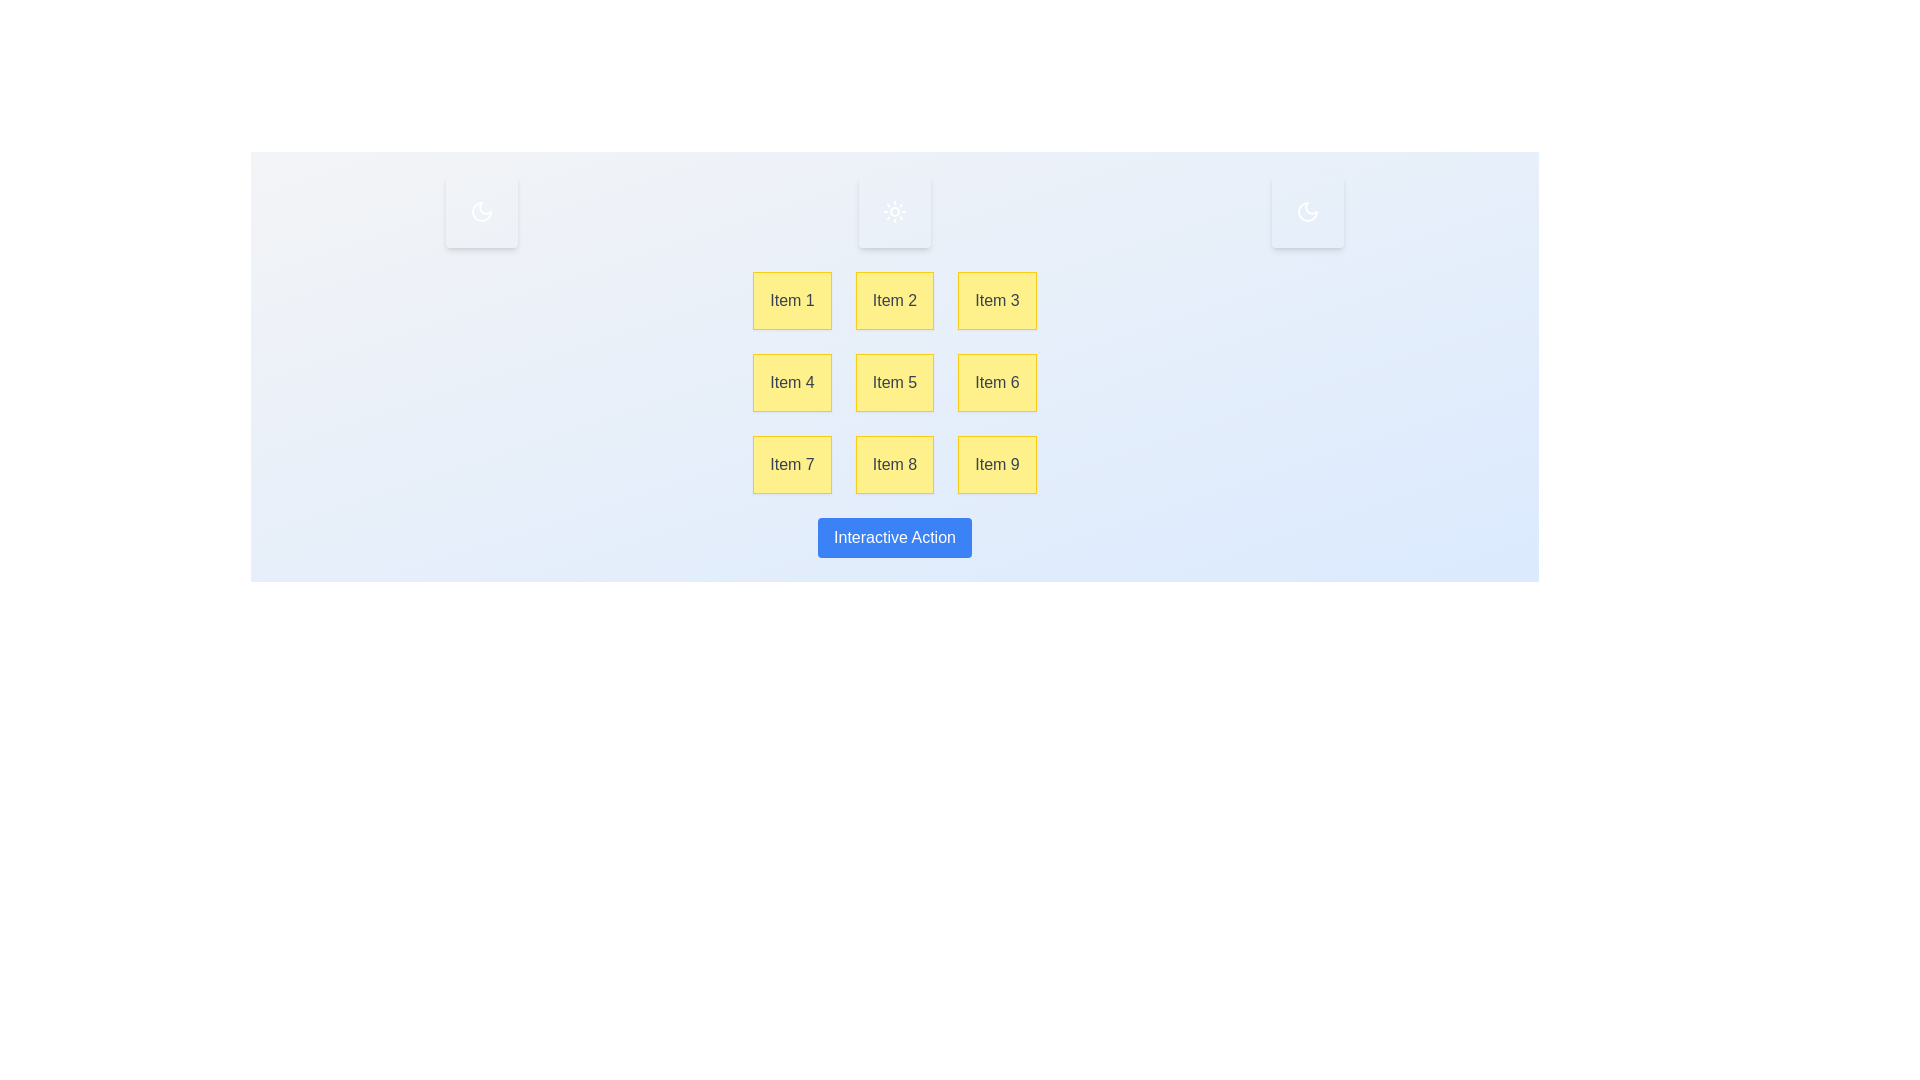  What do you see at coordinates (893, 382) in the screenshot?
I see `the label or static block located in the middle column and middle row of a 3x3 grid layout, which serves as an informational or selection element` at bounding box center [893, 382].